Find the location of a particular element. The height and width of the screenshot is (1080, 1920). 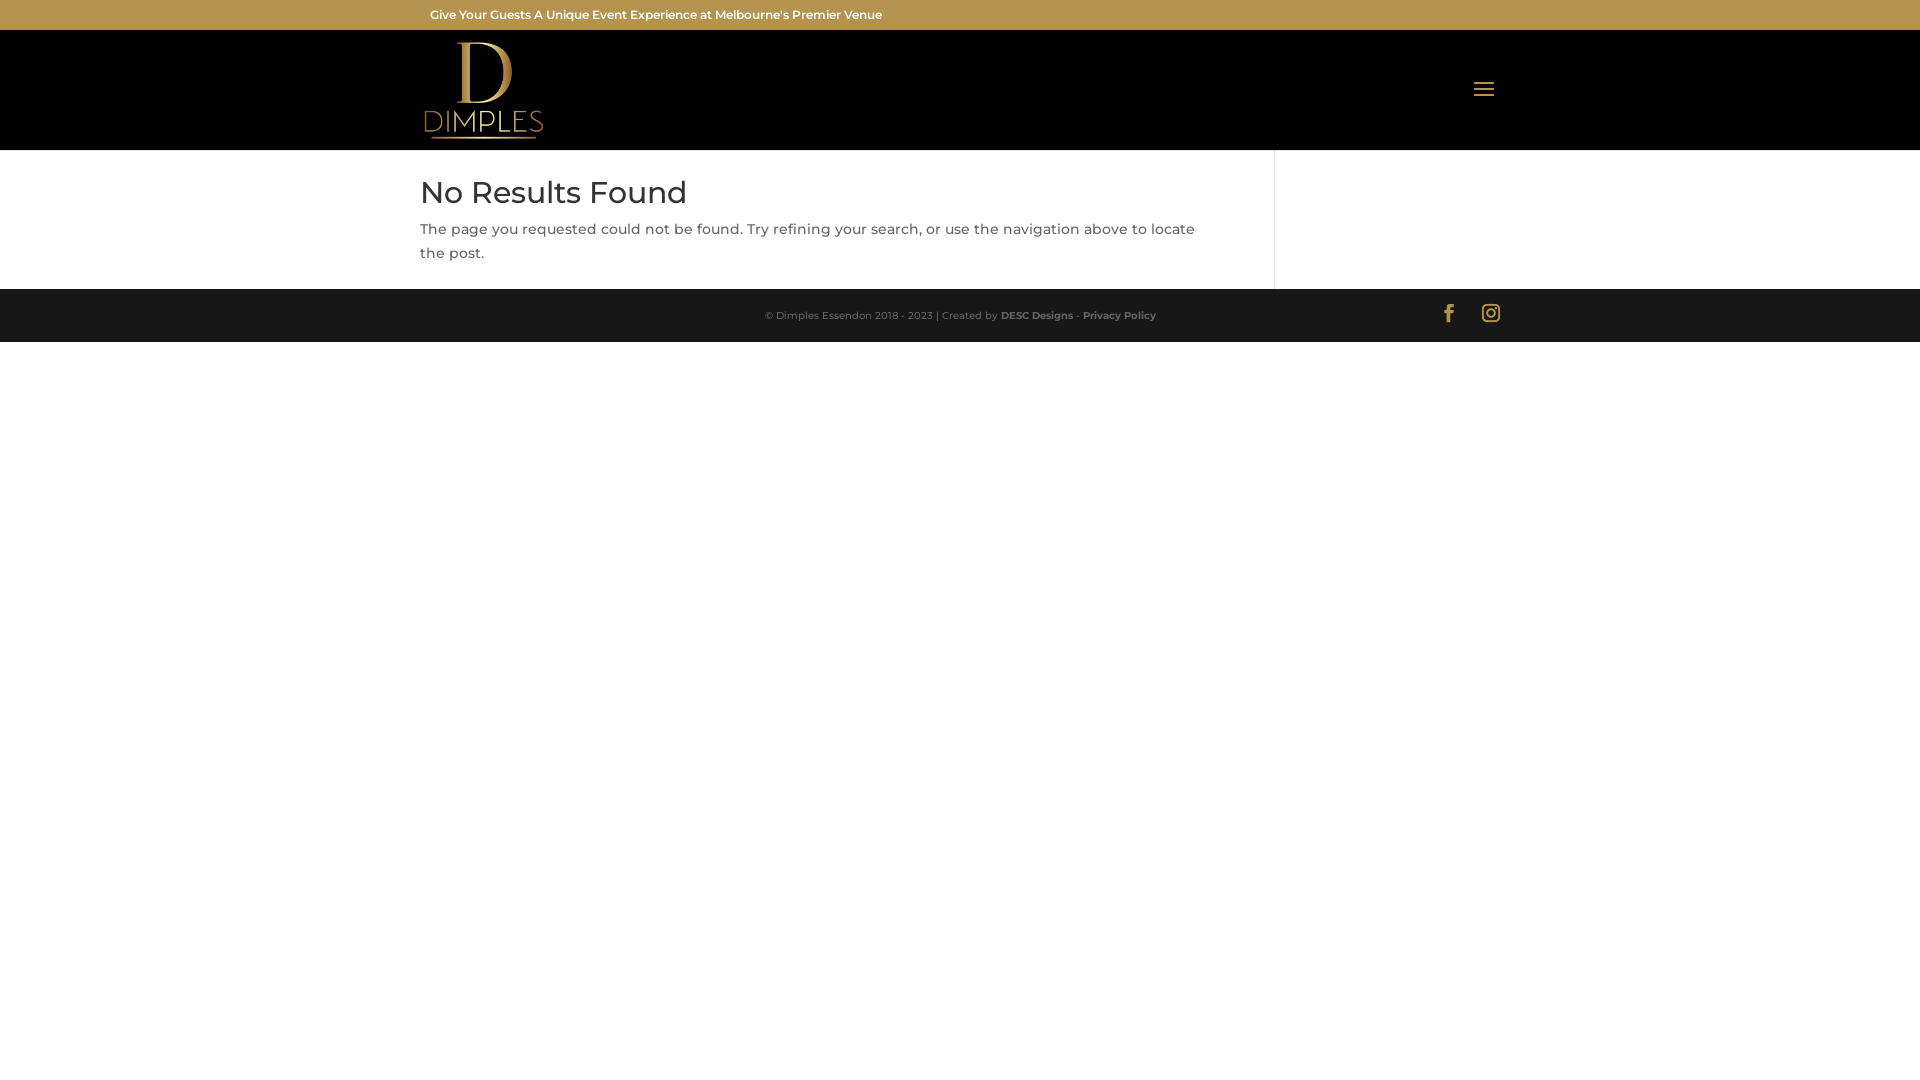

'Privacy Policy' is located at coordinates (1117, 315).